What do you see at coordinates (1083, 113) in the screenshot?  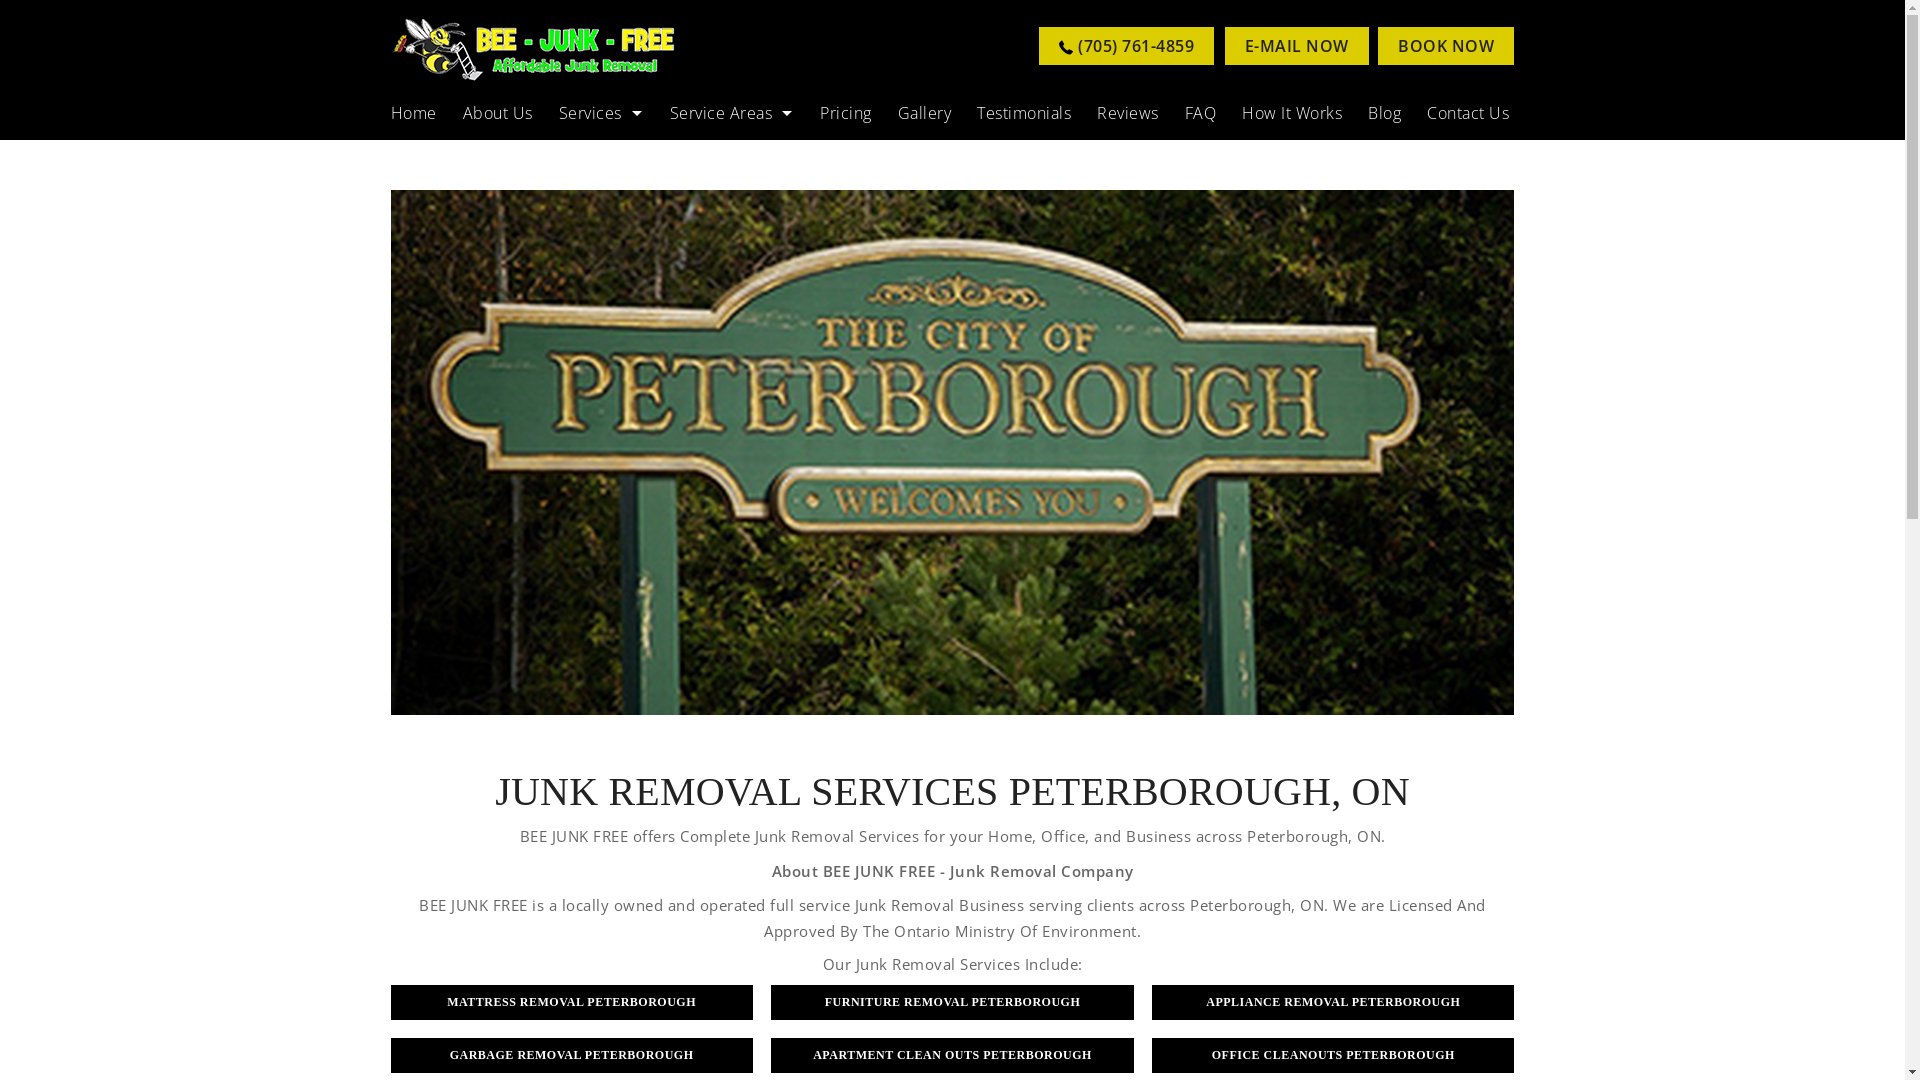 I see `'Reviews'` at bounding box center [1083, 113].